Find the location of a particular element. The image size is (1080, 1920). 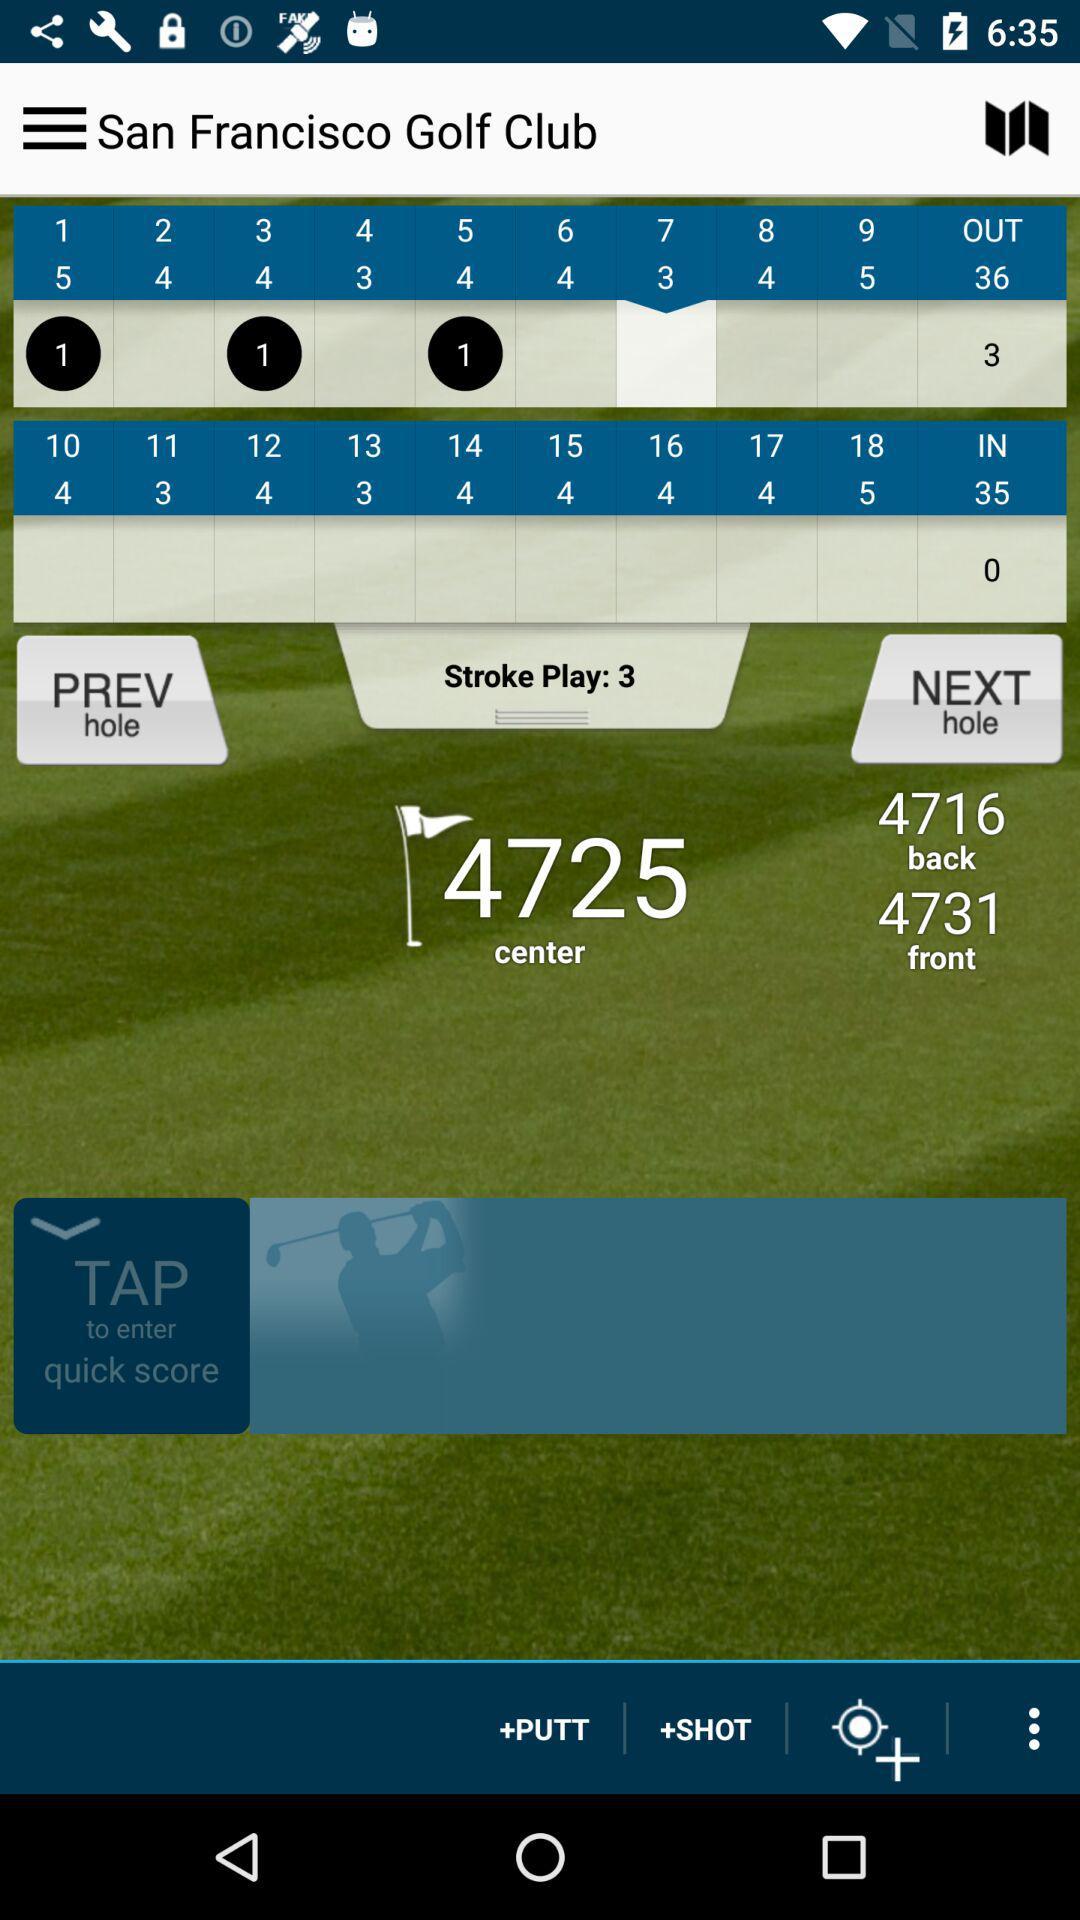

the icon to the left of san francisco golf is located at coordinates (53, 127).